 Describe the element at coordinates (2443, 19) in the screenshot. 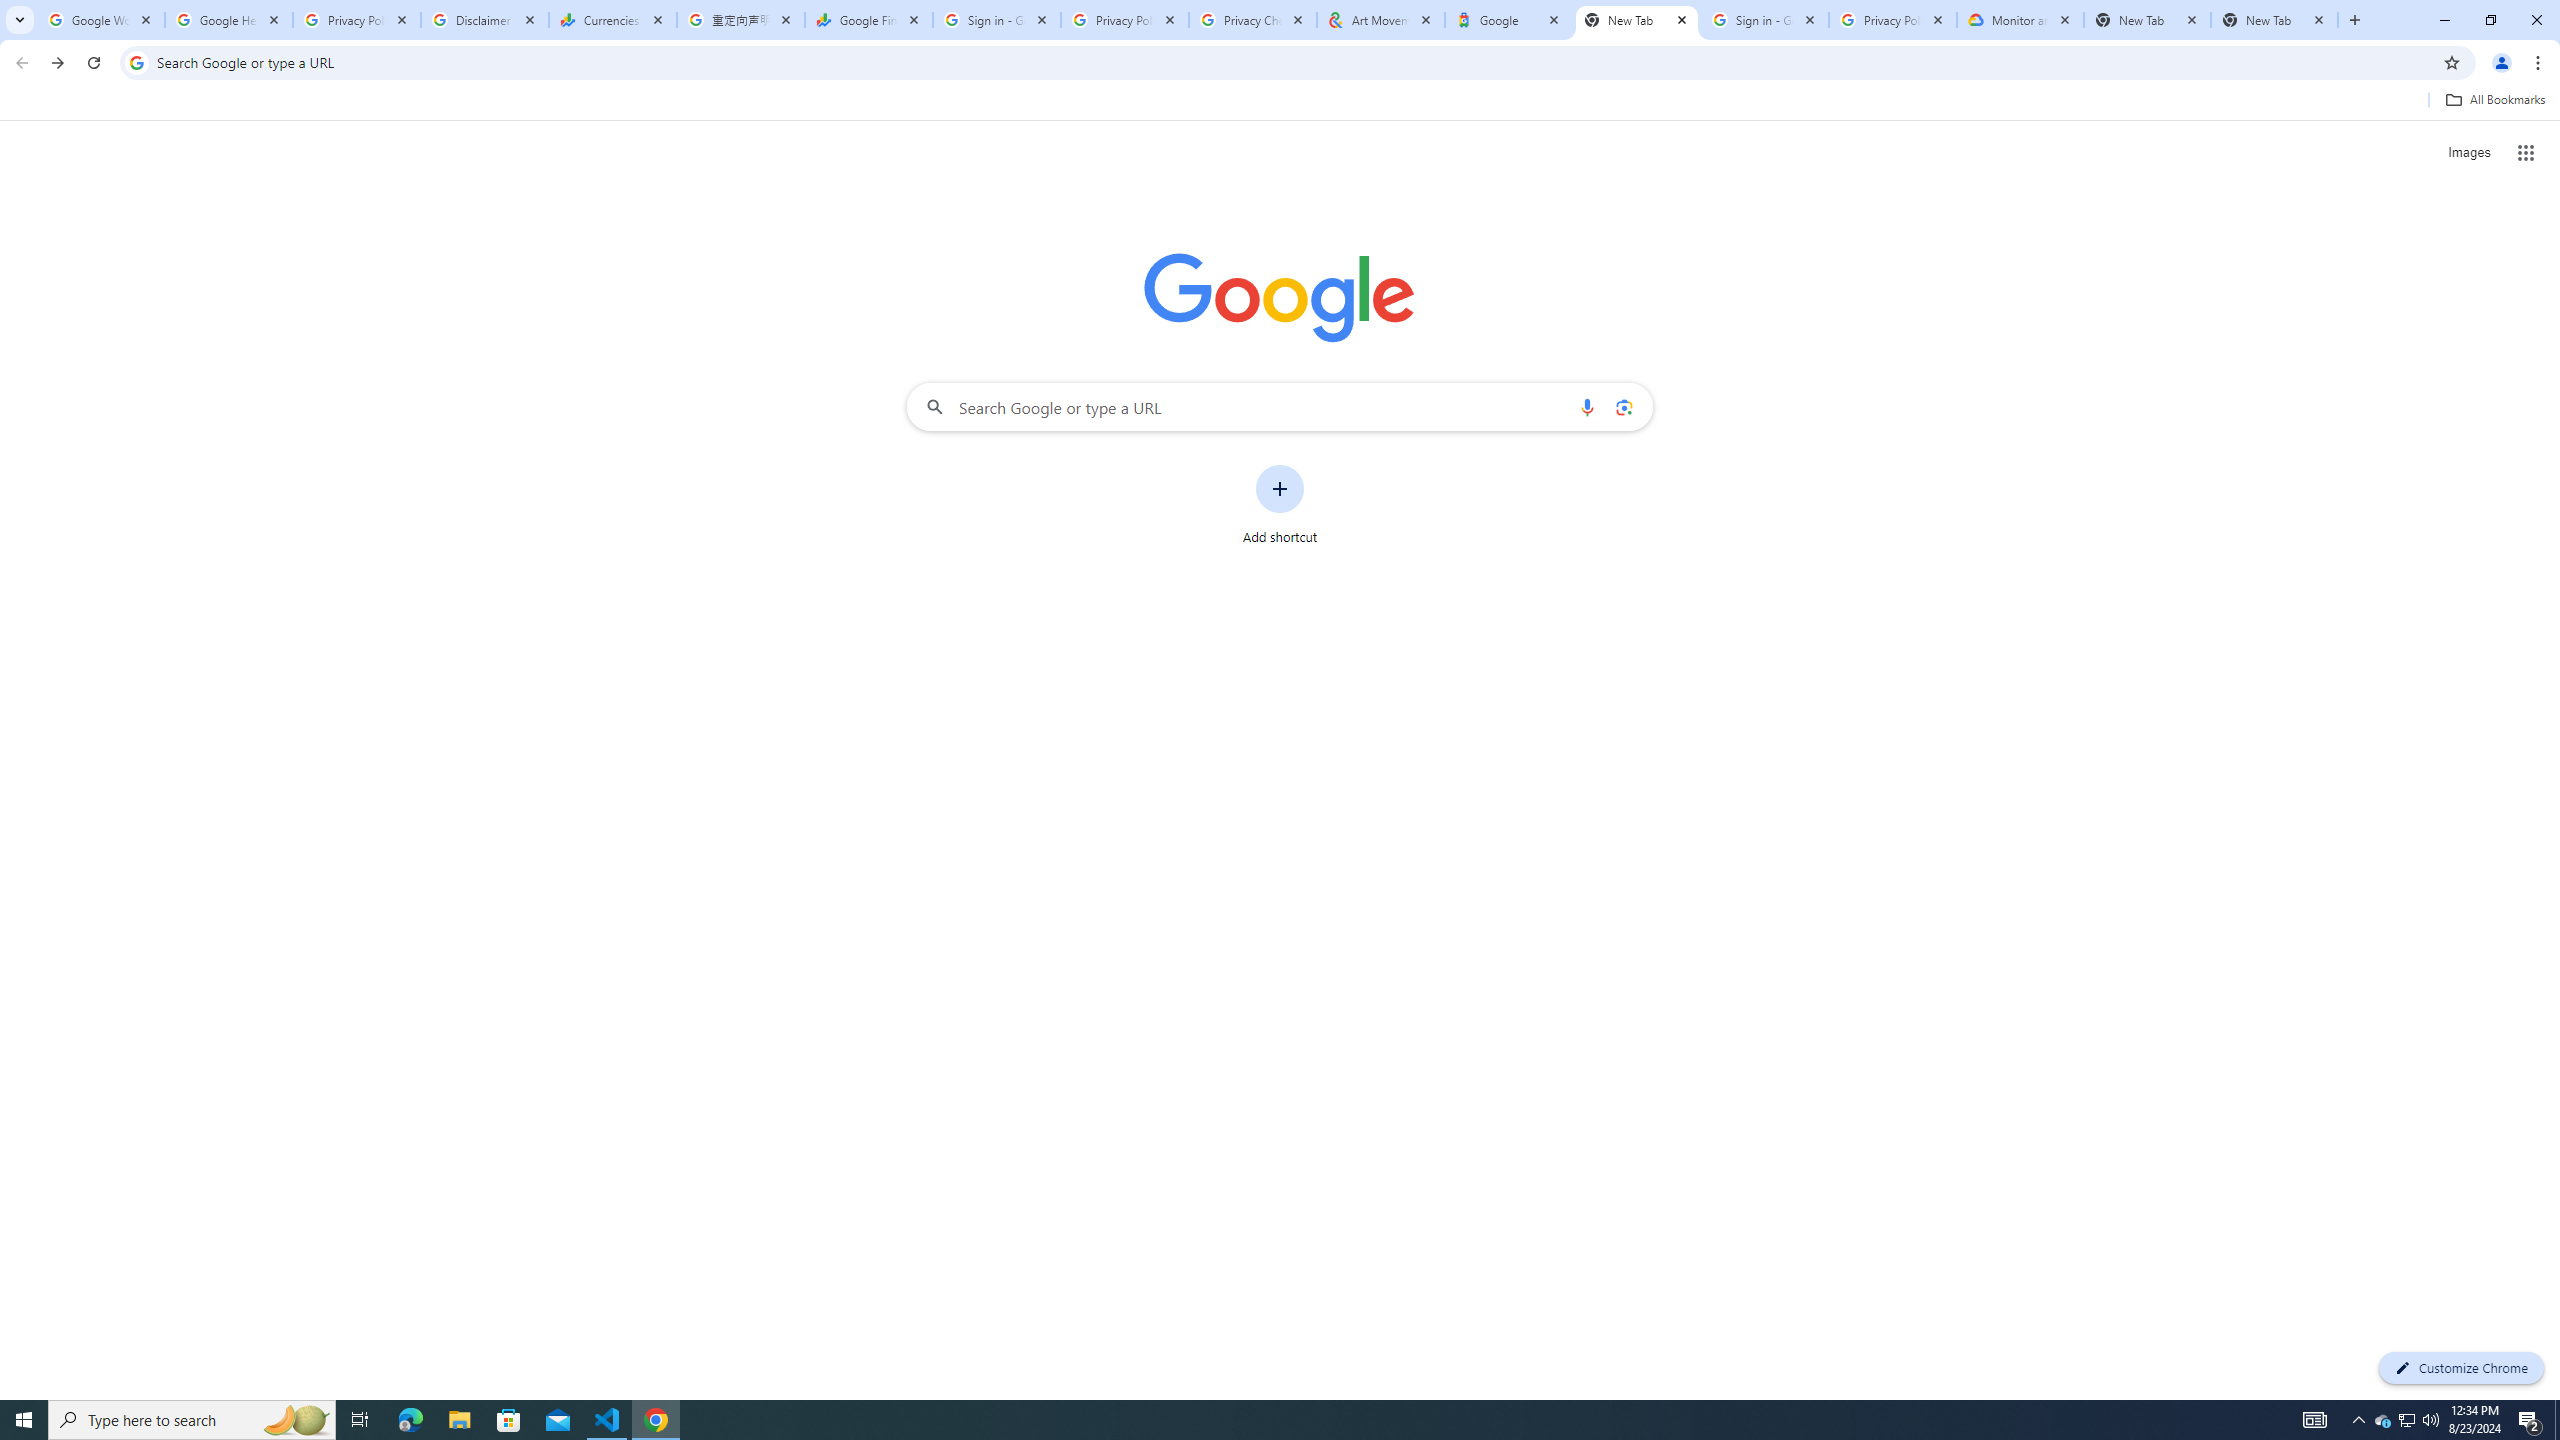

I see `'Minimize'` at that location.